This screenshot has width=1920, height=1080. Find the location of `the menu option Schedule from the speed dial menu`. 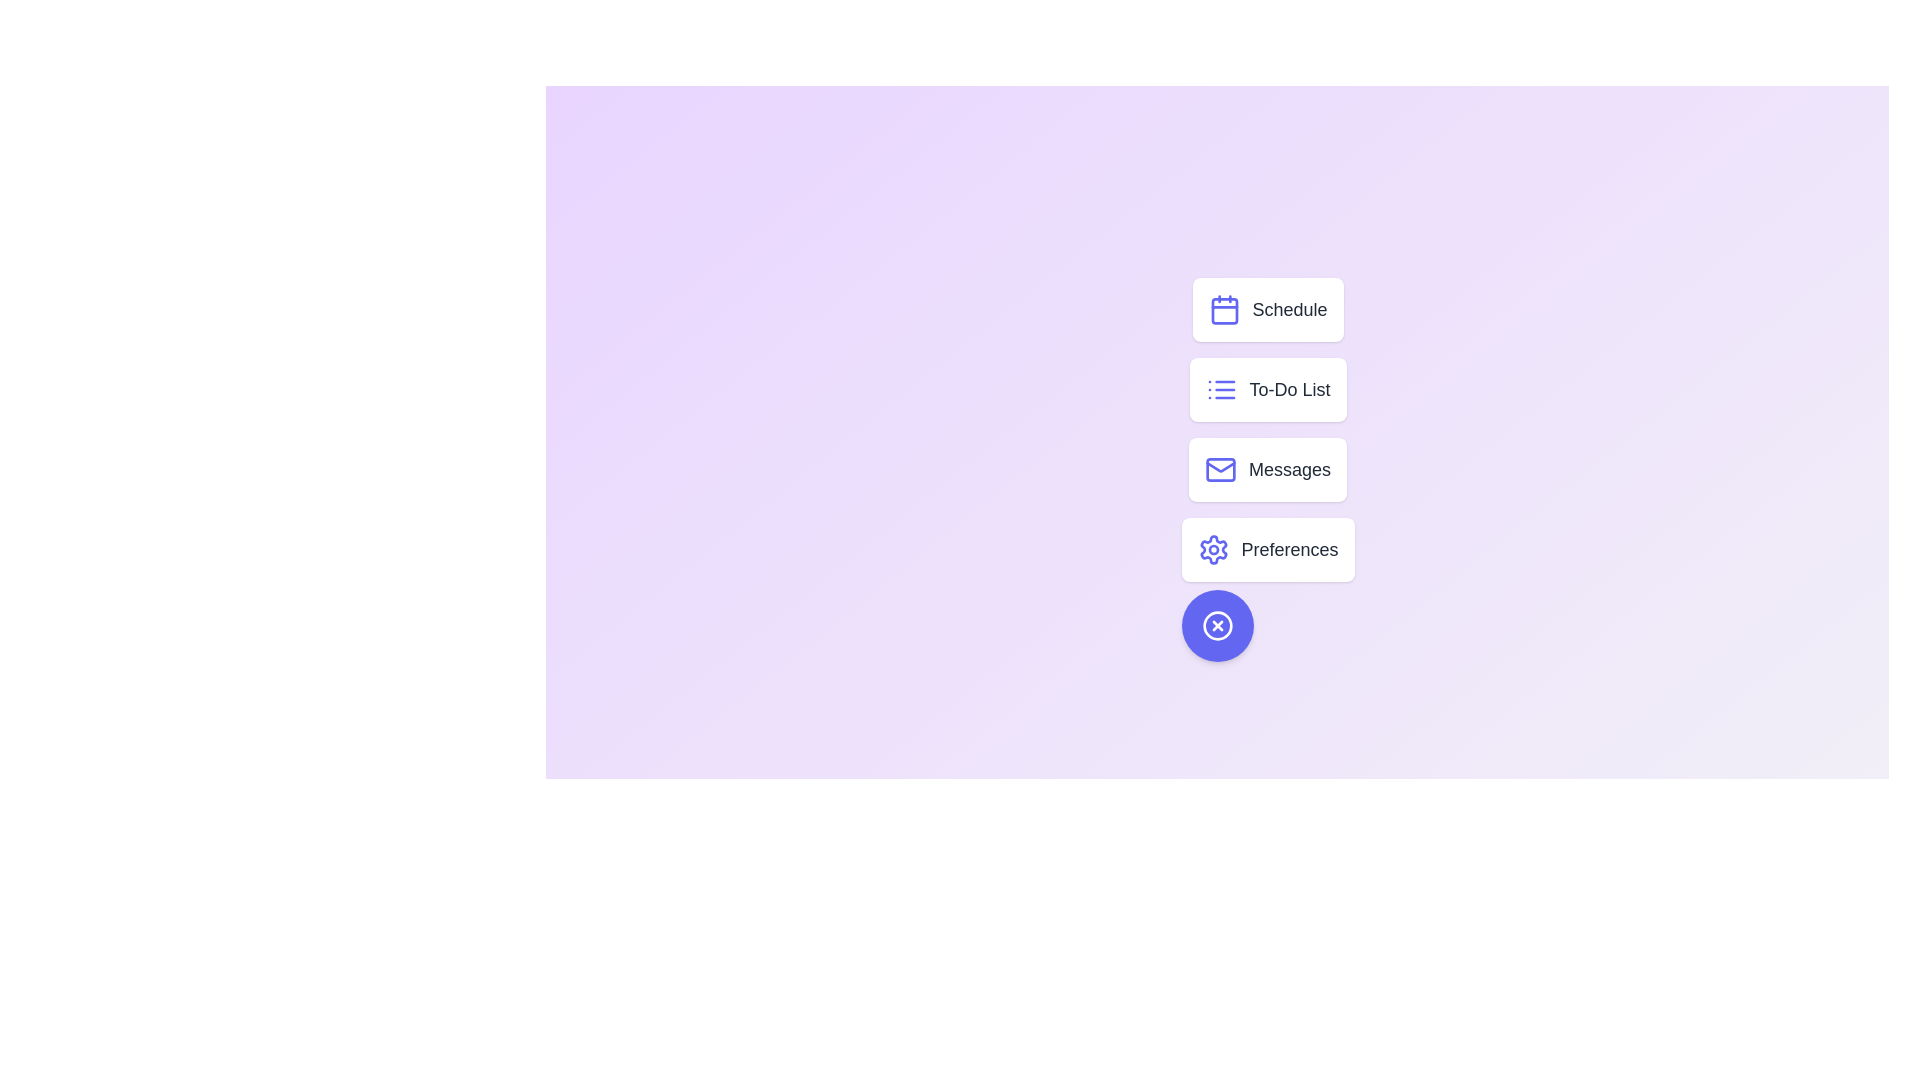

the menu option Schedule from the speed dial menu is located at coordinates (1266, 309).